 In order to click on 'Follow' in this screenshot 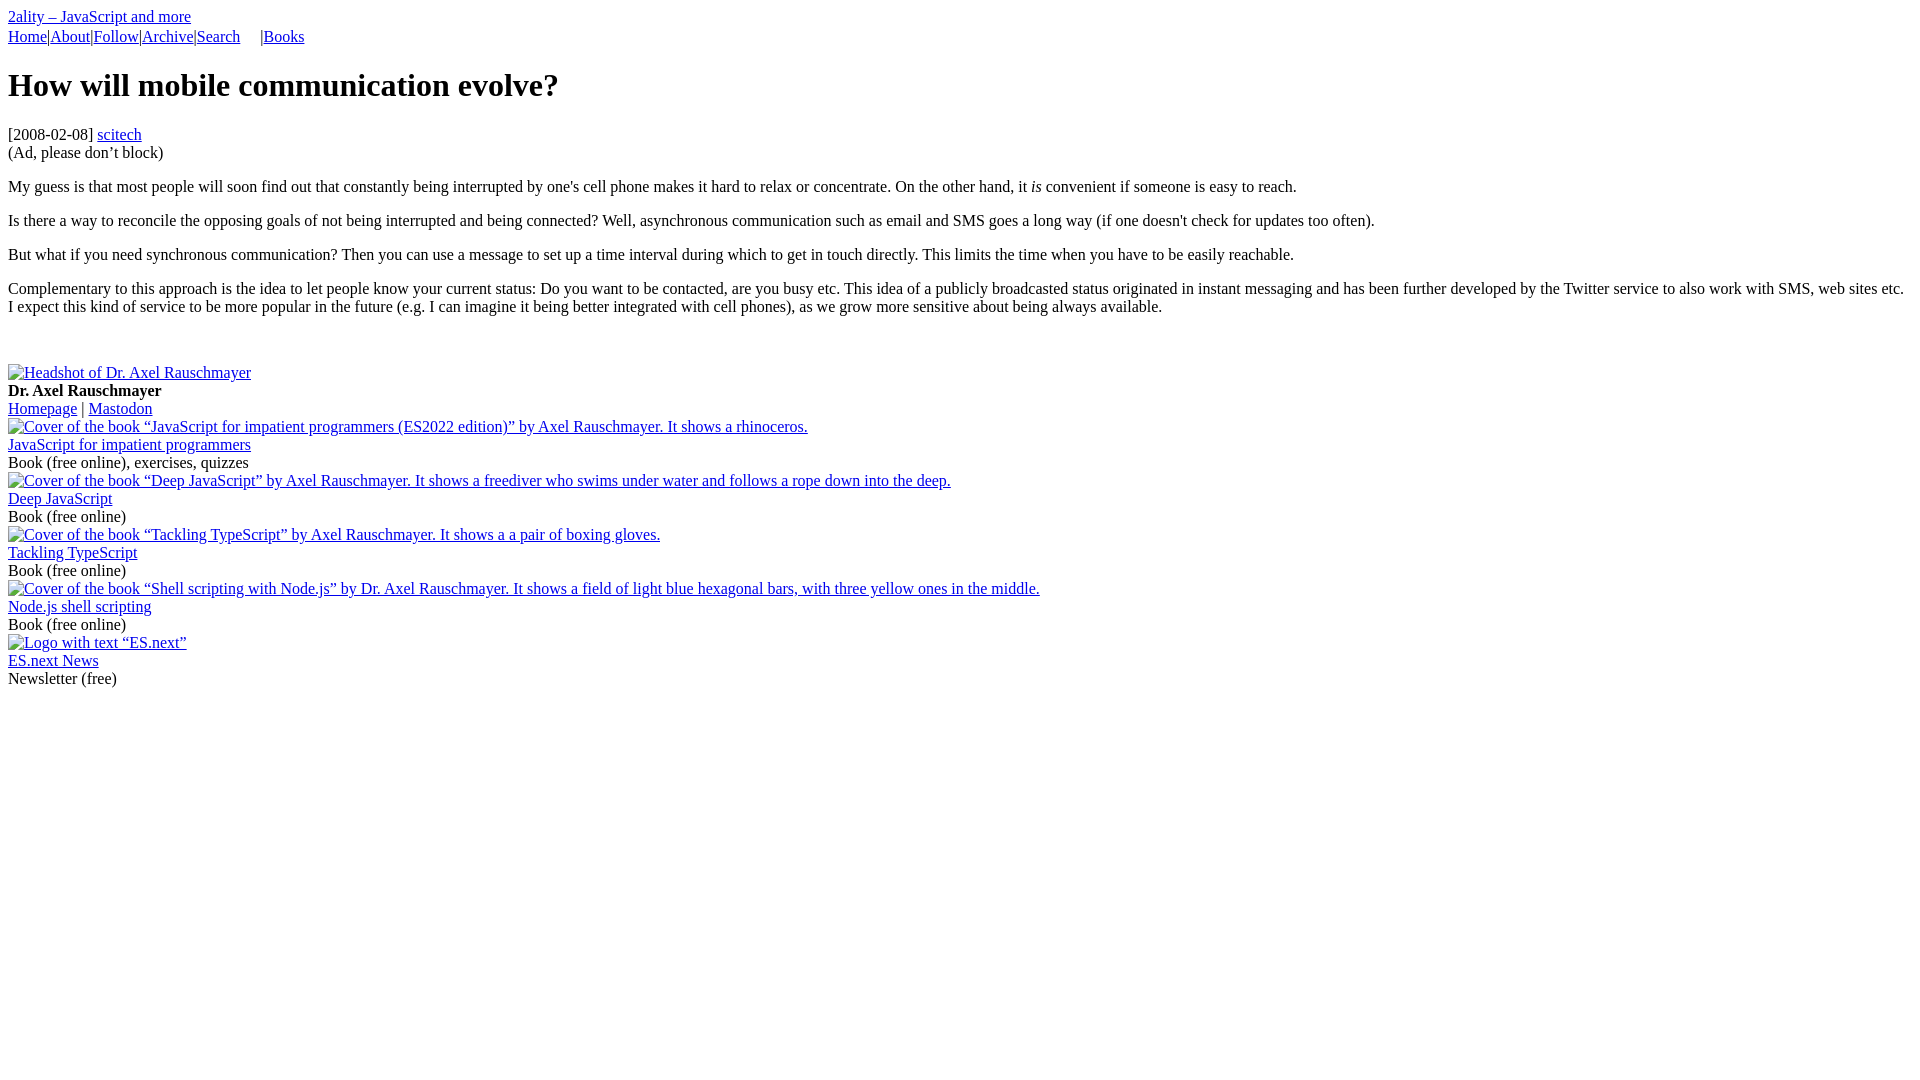, I will do `click(115, 36)`.